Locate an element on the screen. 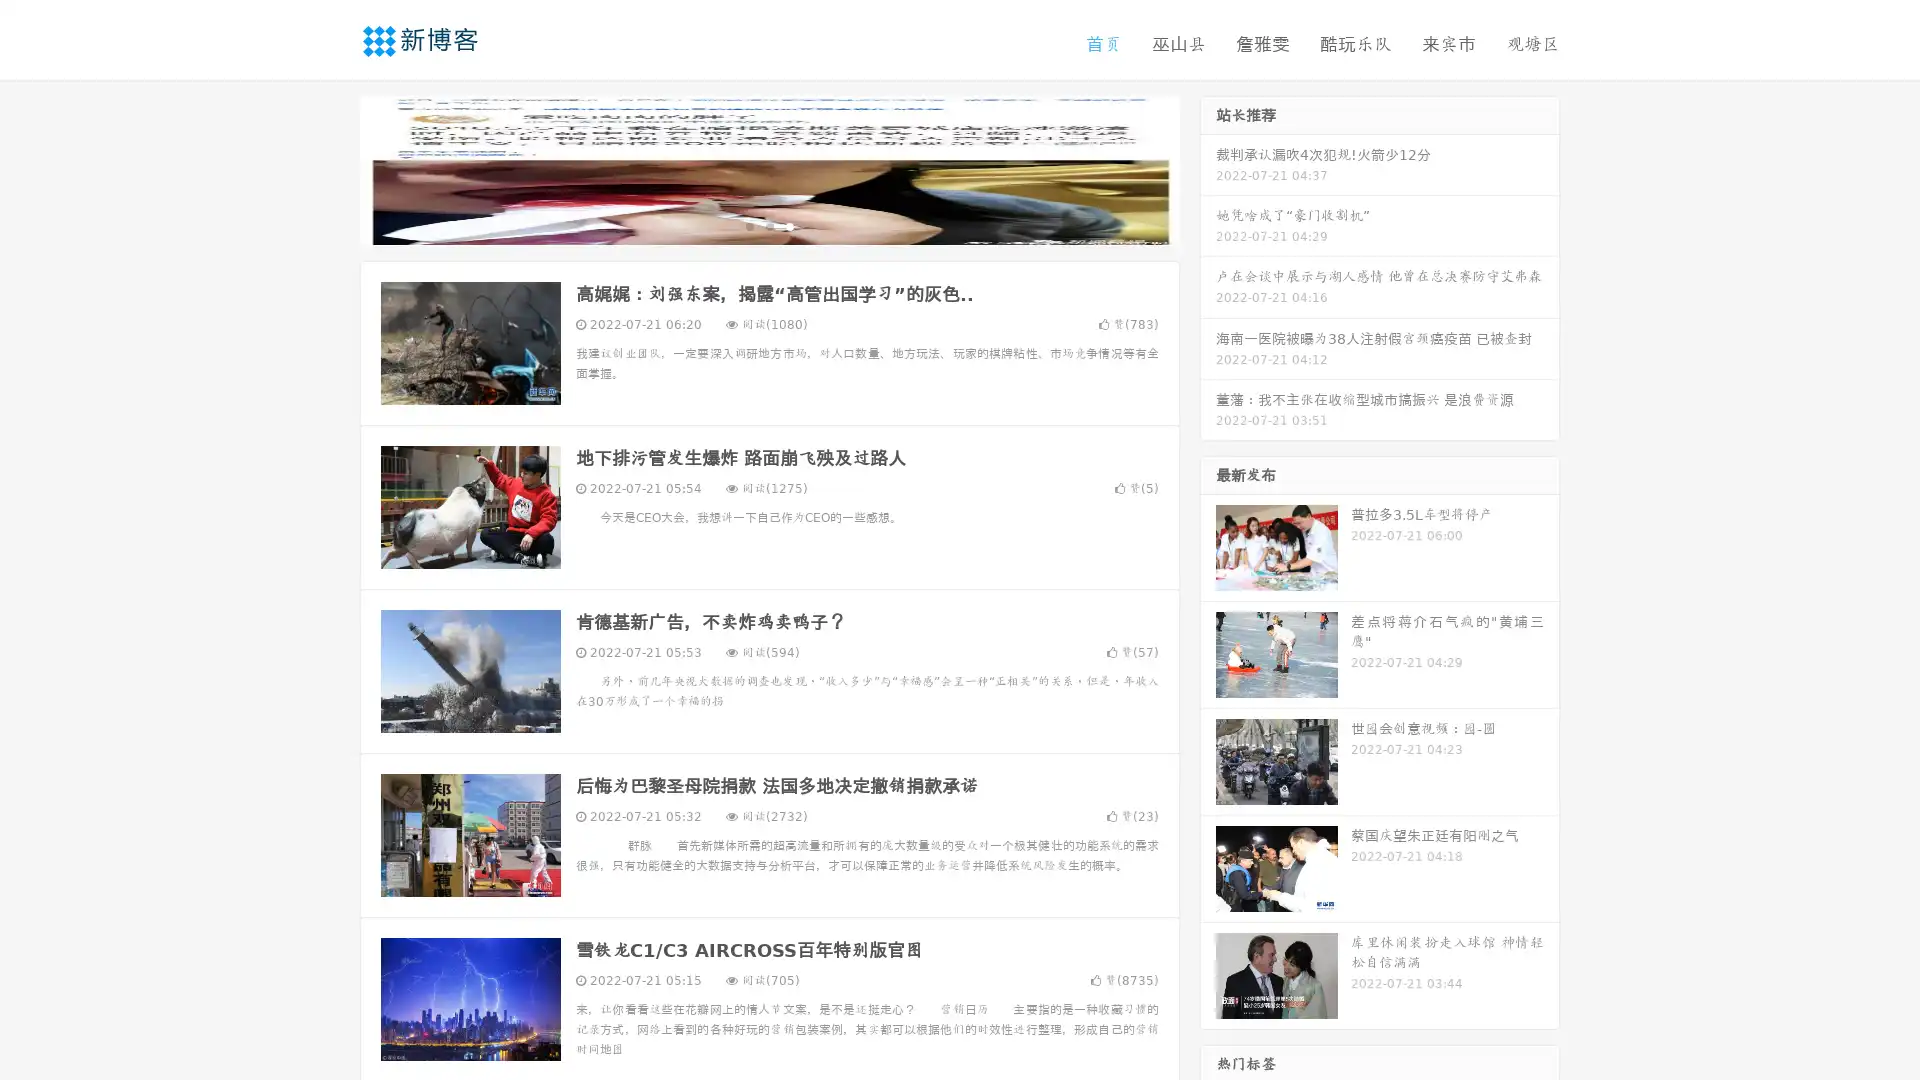  Go to slide 1 is located at coordinates (748, 225).